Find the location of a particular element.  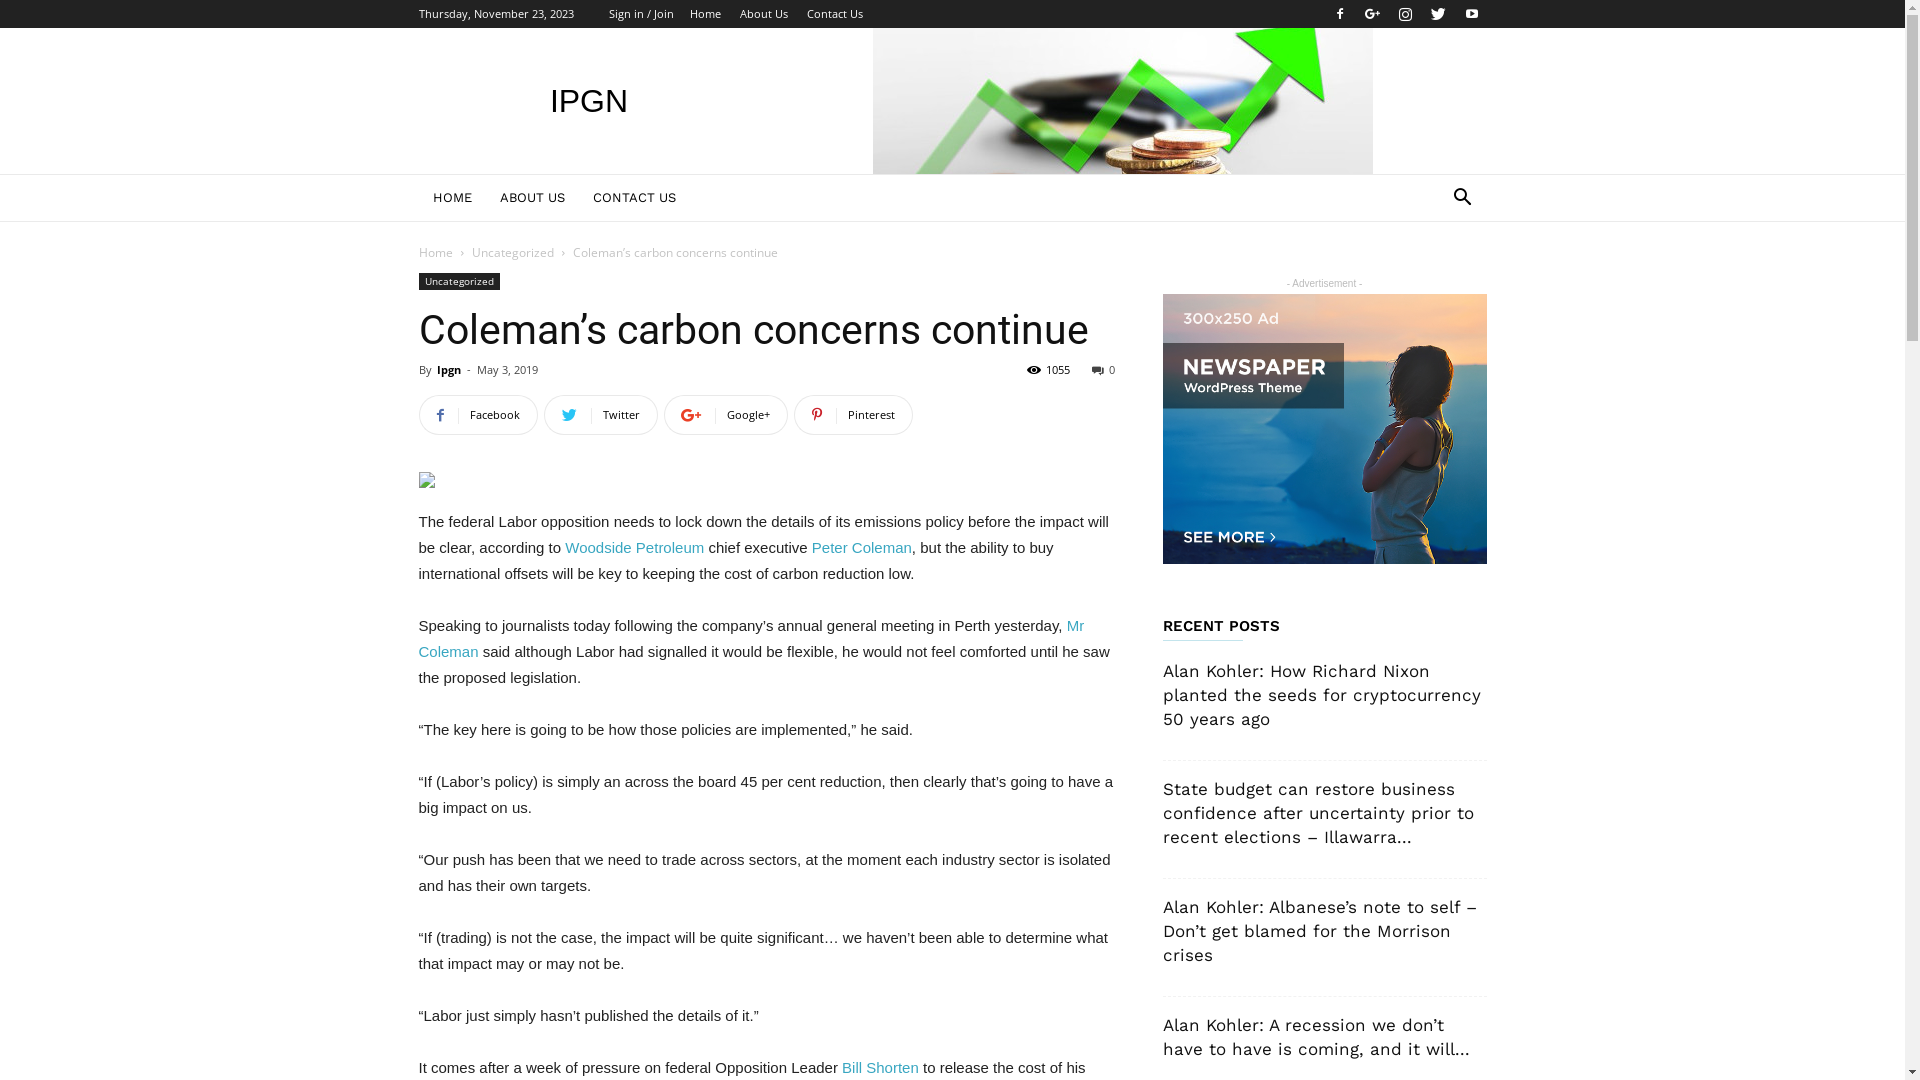

'About Us' is located at coordinates (762, 13).